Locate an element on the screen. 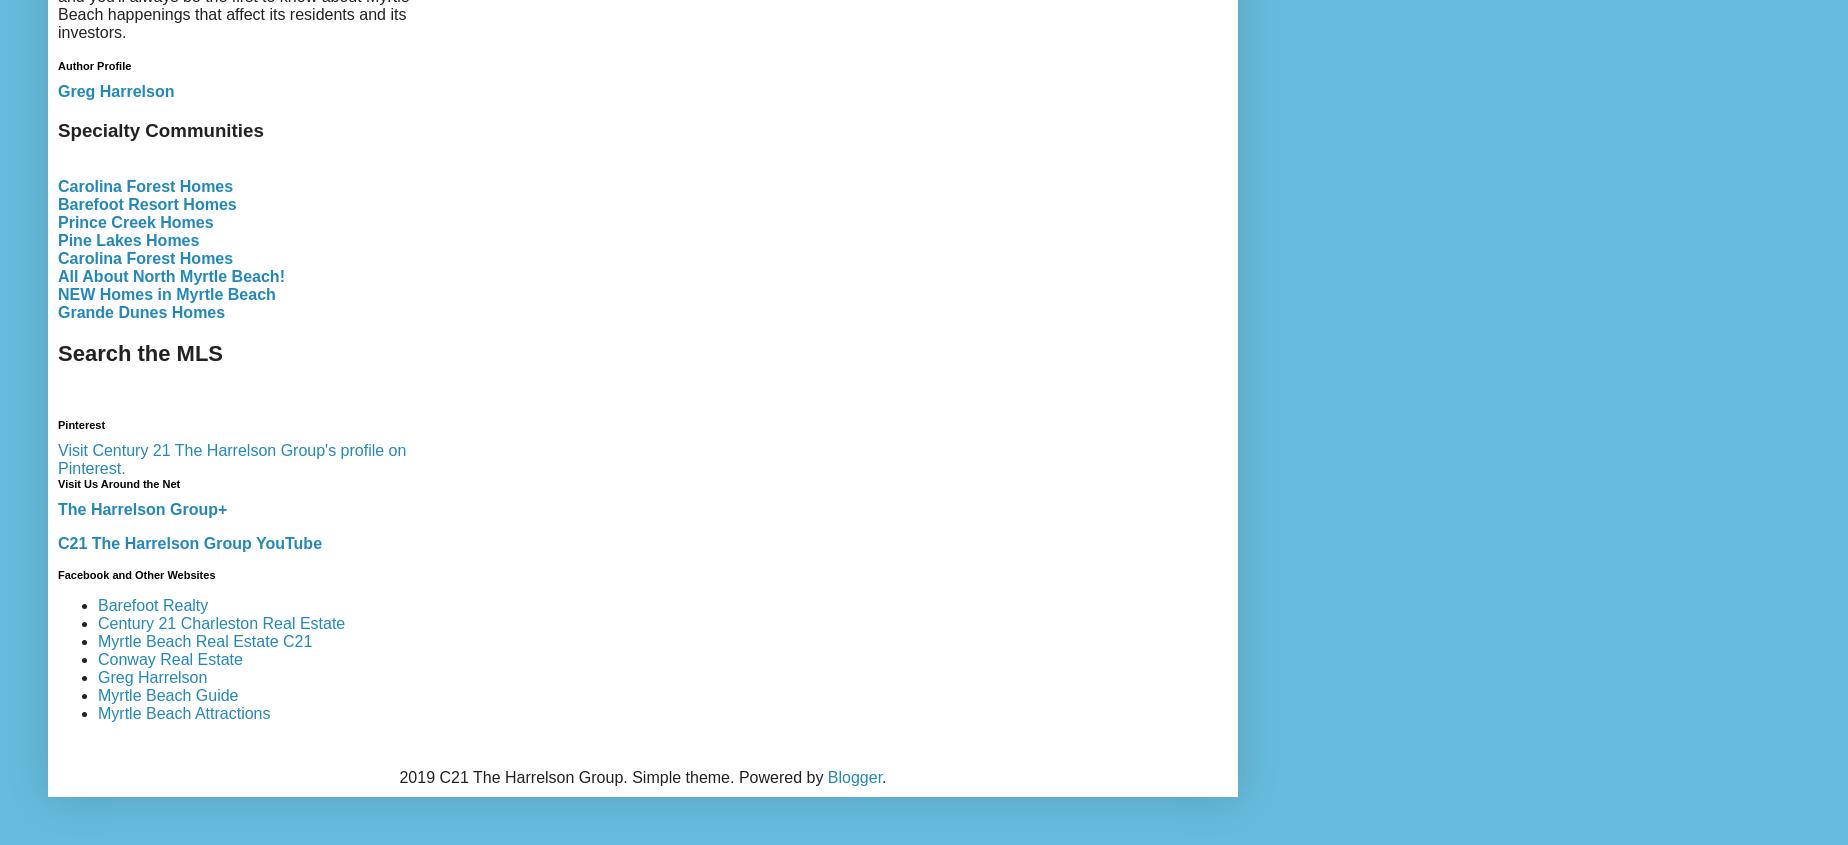 The height and width of the screenshot is (845, 1848). 'Prince Creek Homes' is located at coordinates (135, 221).